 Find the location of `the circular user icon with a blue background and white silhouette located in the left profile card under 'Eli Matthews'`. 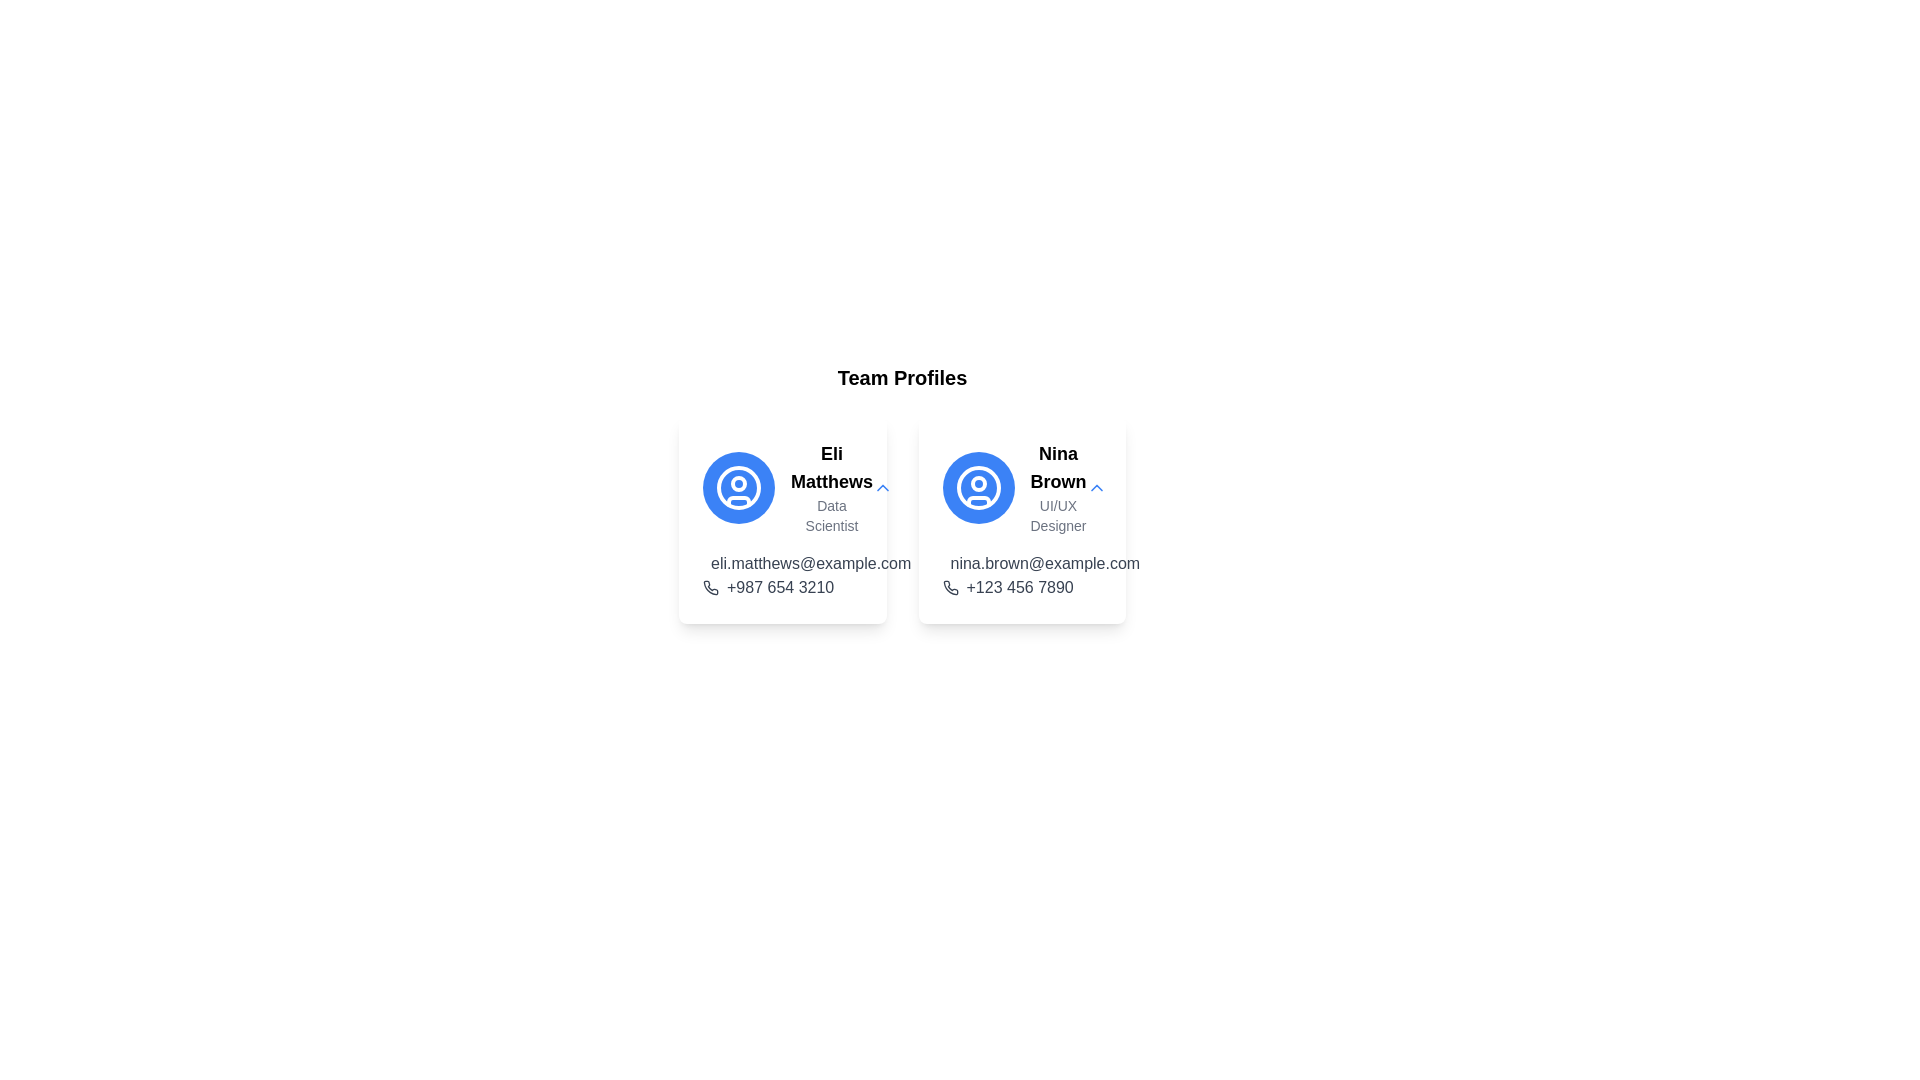

the circular user icon with a blue background and white silhouette located in the left profile card under 'Eli Matthews' is located at coordinates (738, 488).